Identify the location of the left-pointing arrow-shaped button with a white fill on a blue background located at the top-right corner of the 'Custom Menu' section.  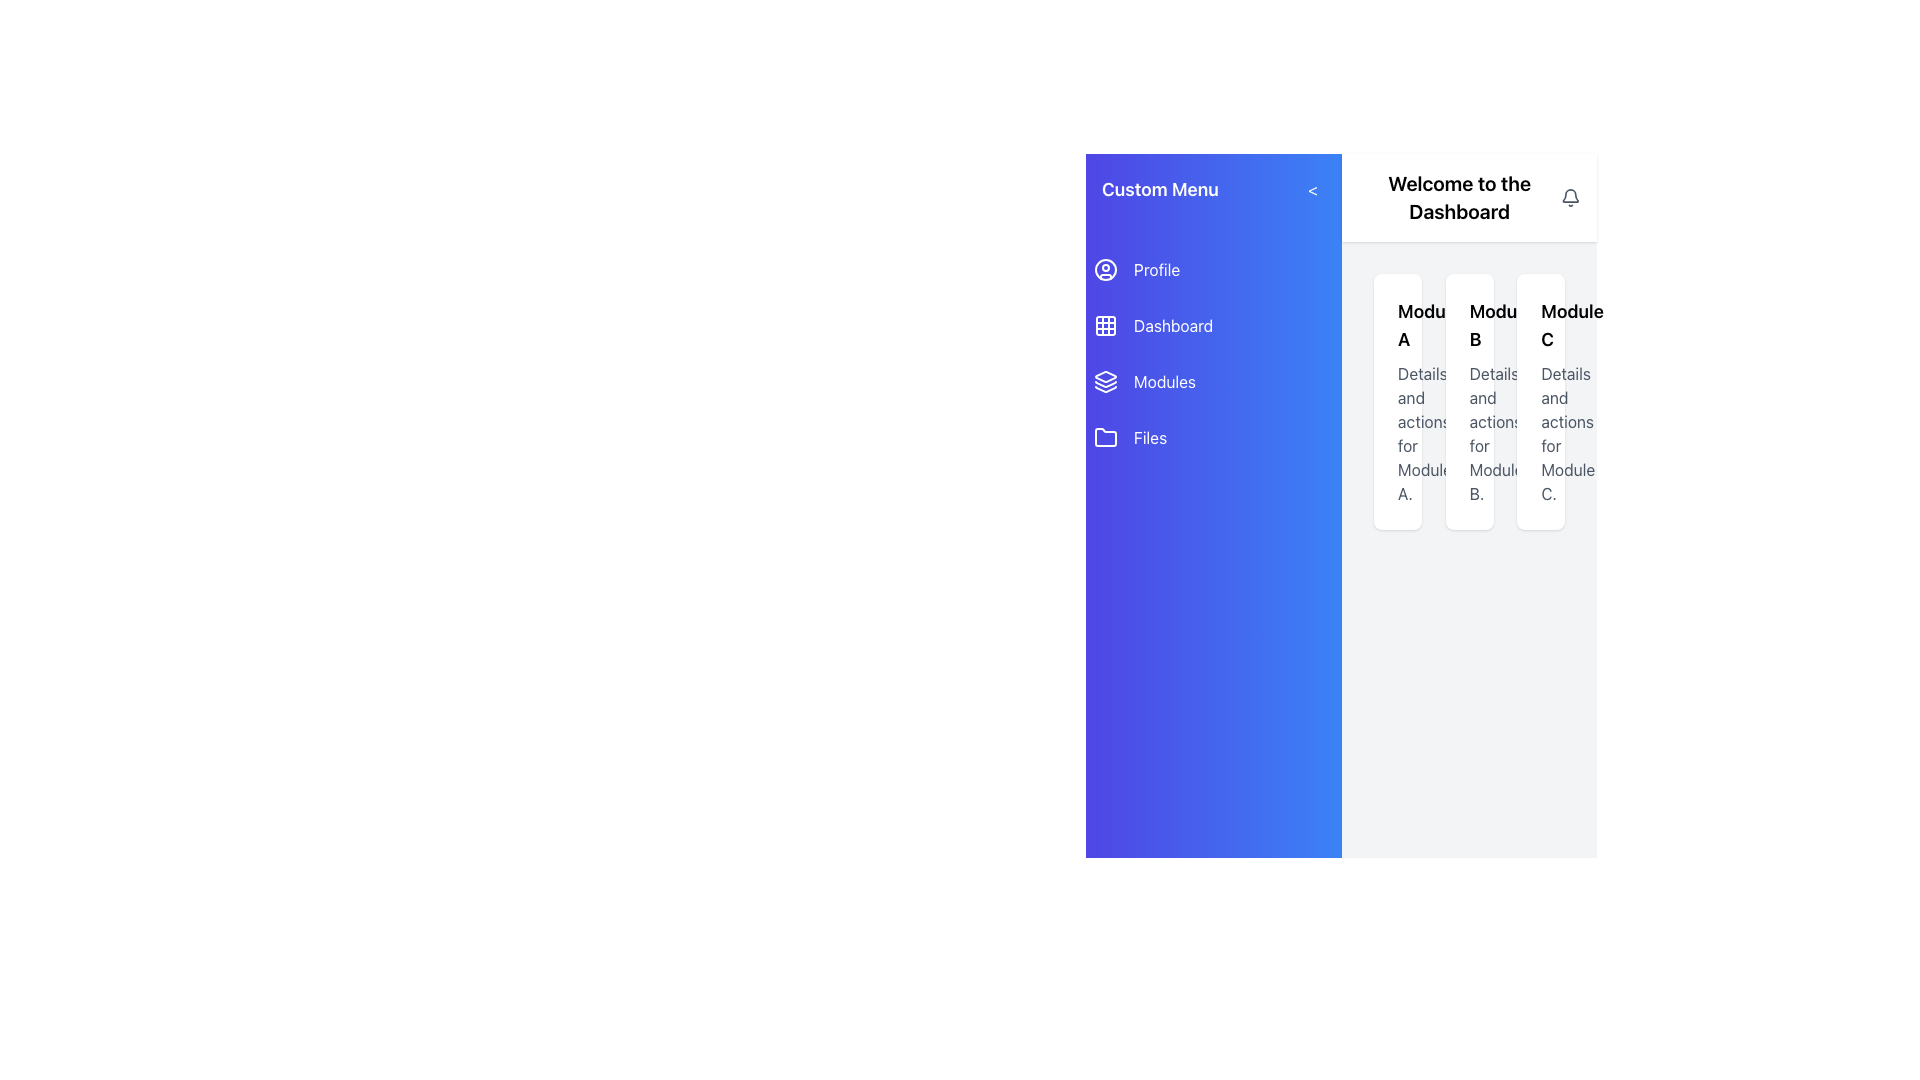
(1313, 189).